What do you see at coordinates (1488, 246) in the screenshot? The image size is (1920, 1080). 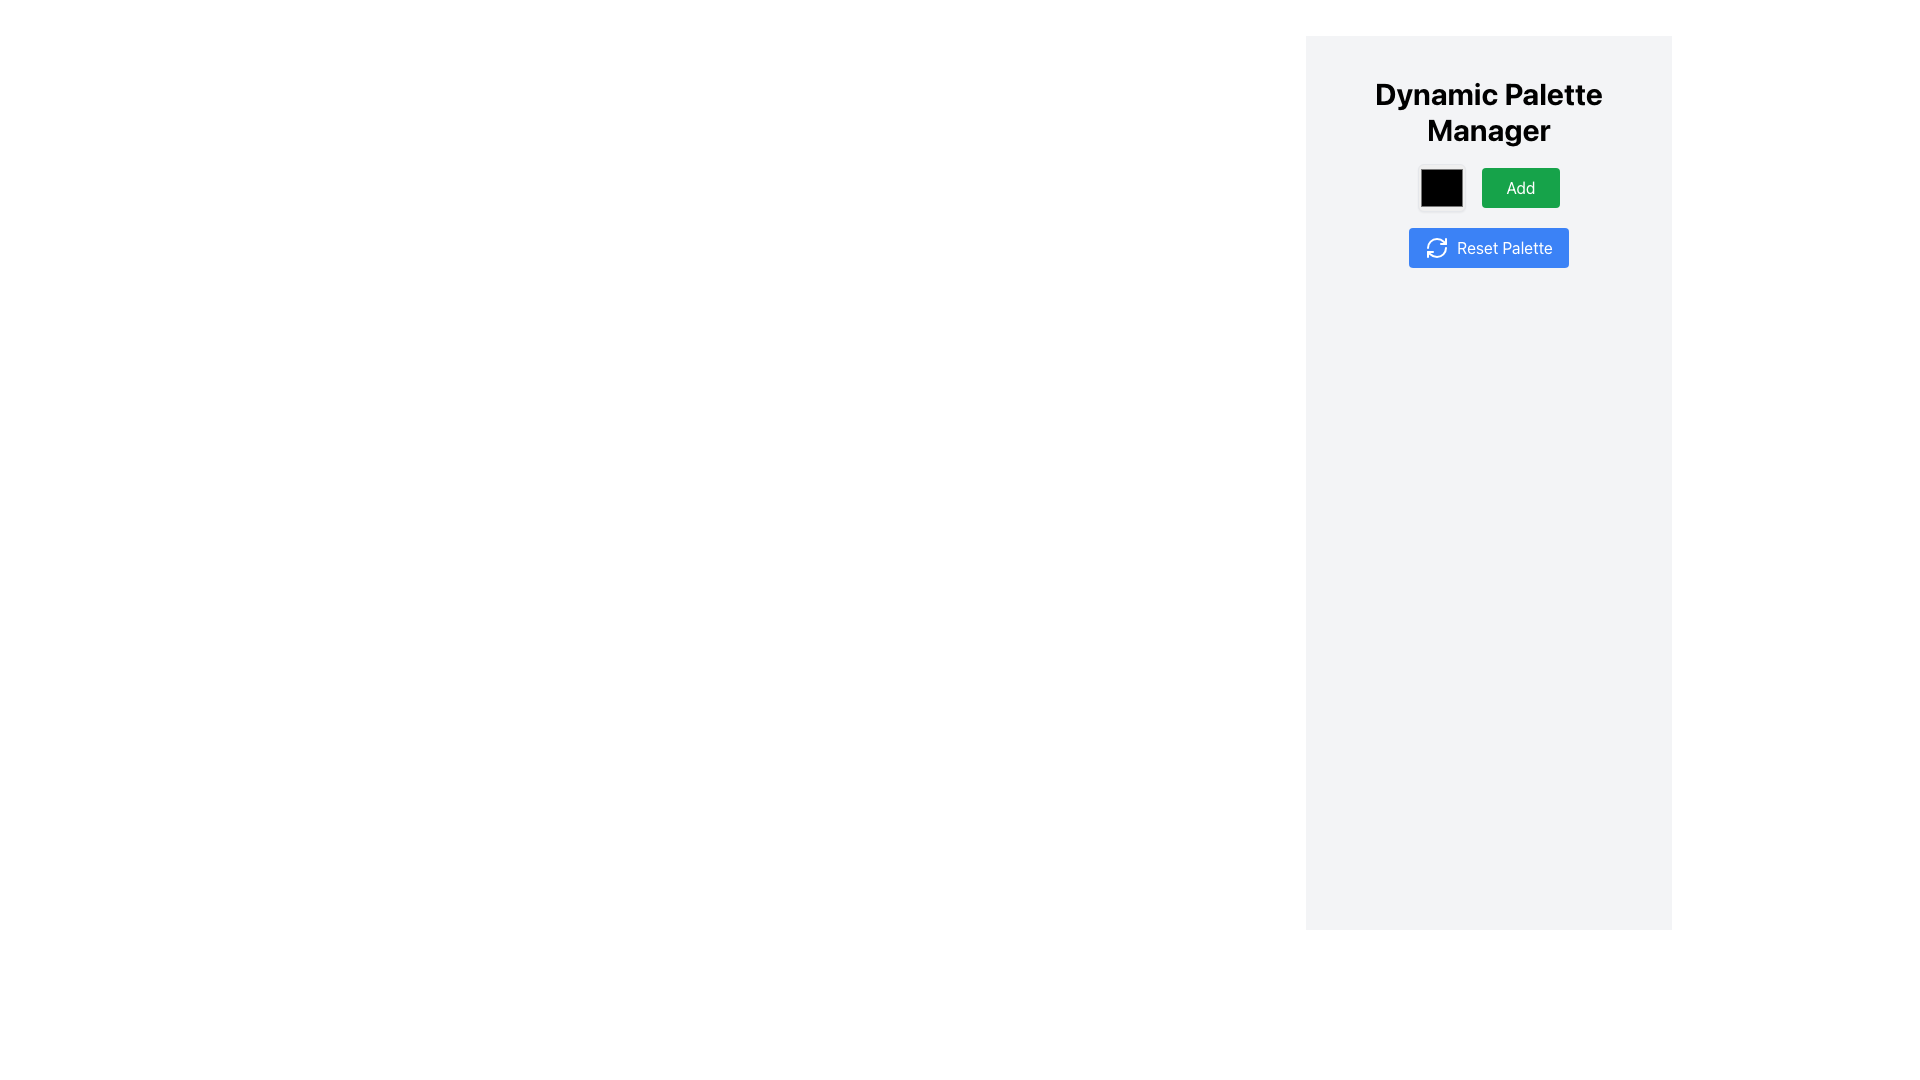 I see `the reset button located beneath the 'Add' button in the 'Dynamic Palette Manager' to reset the color palette back to its default state` at bounding box center [1488, 246].